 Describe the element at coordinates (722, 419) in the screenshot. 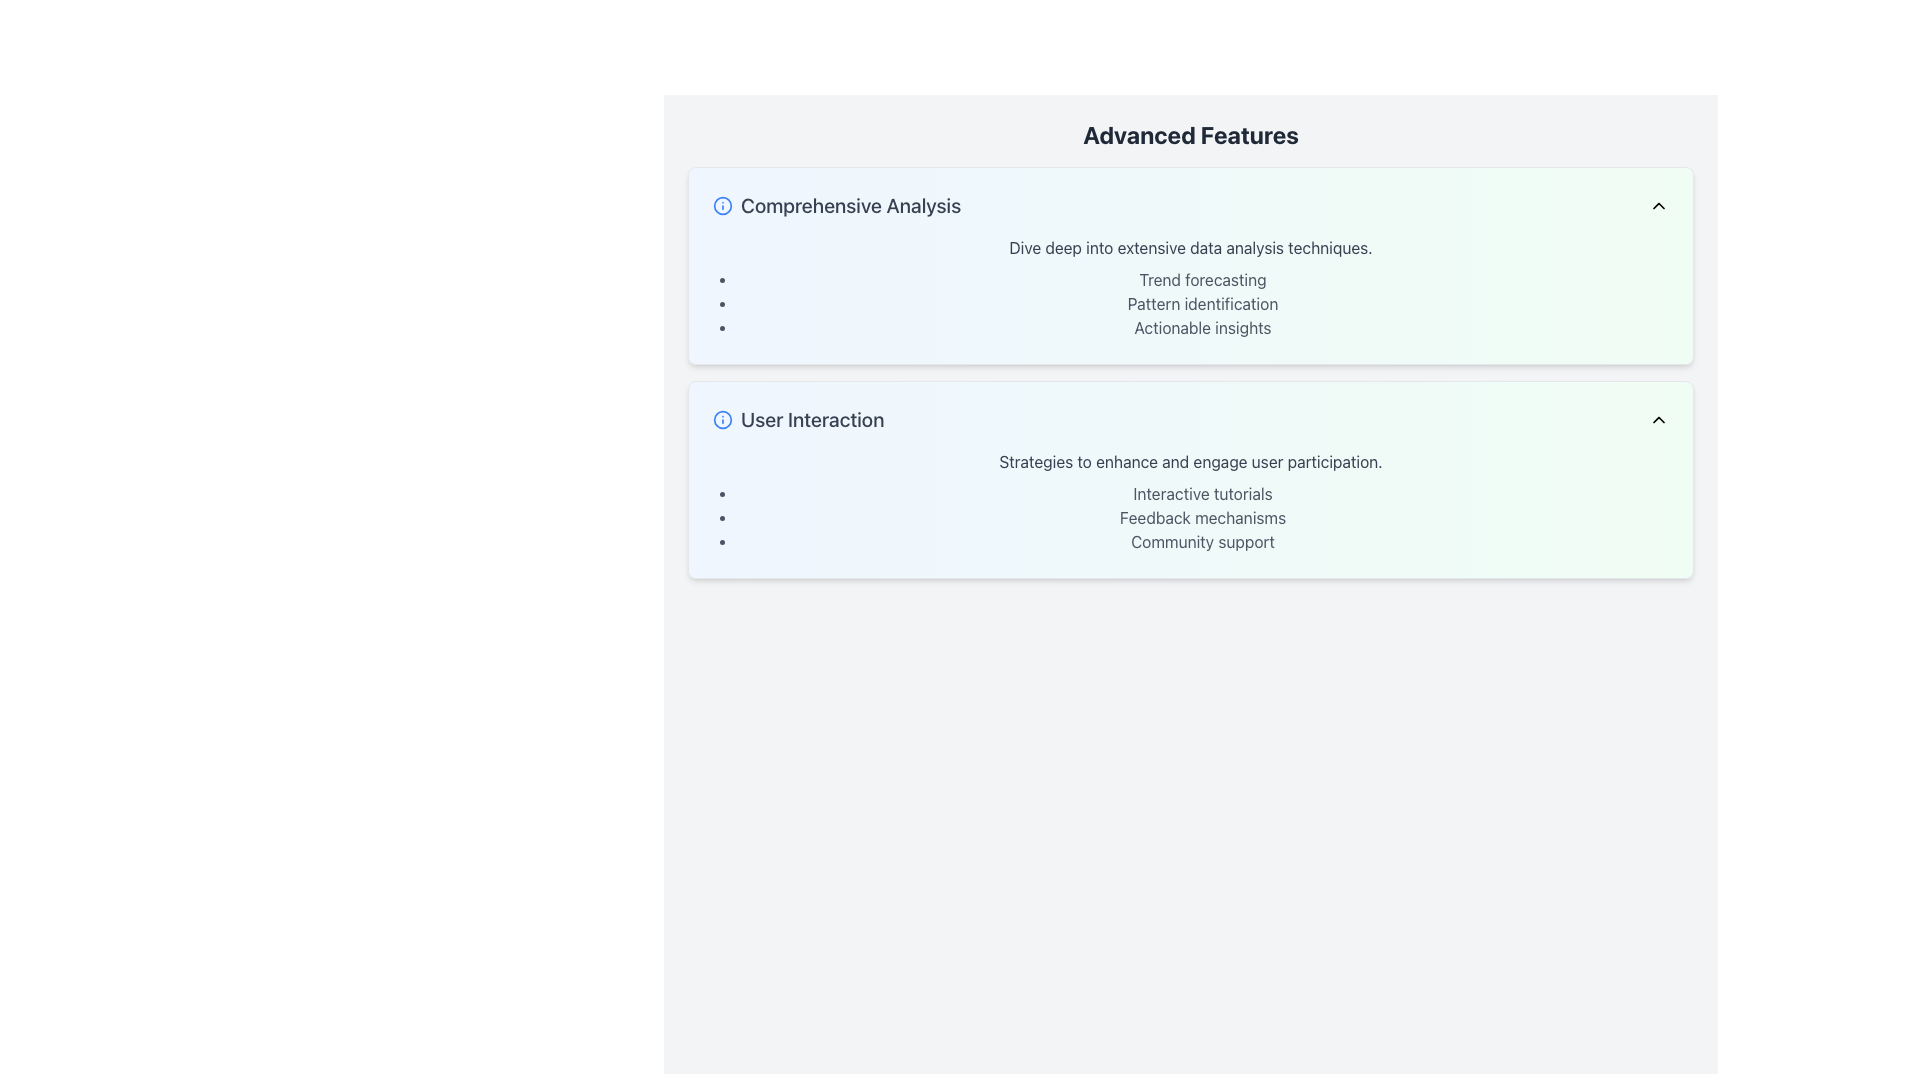

I see `the central circular component of the graphical icon element located in the 'User Interaction' section below 'Comprehensive Analysis'` at that location.